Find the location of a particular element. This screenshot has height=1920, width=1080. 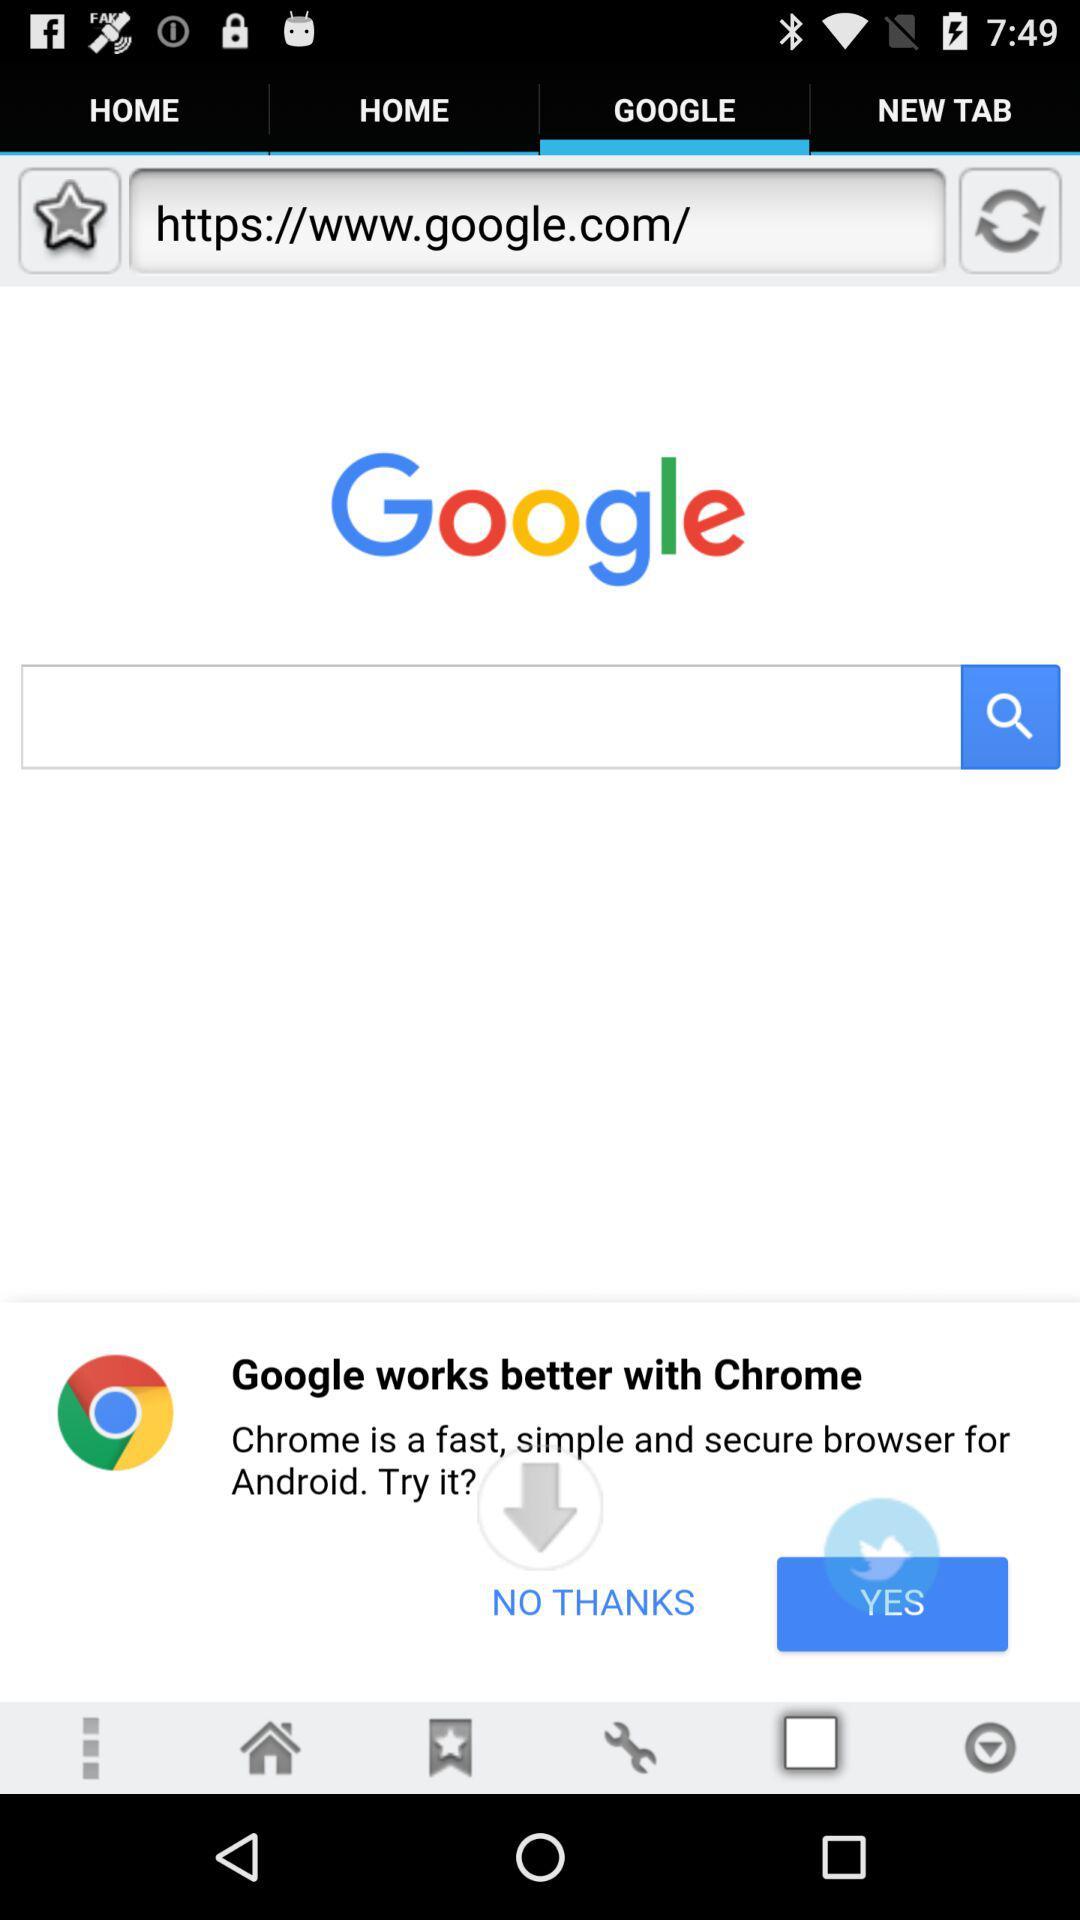

multiview is located at coordinates (810, 1746).